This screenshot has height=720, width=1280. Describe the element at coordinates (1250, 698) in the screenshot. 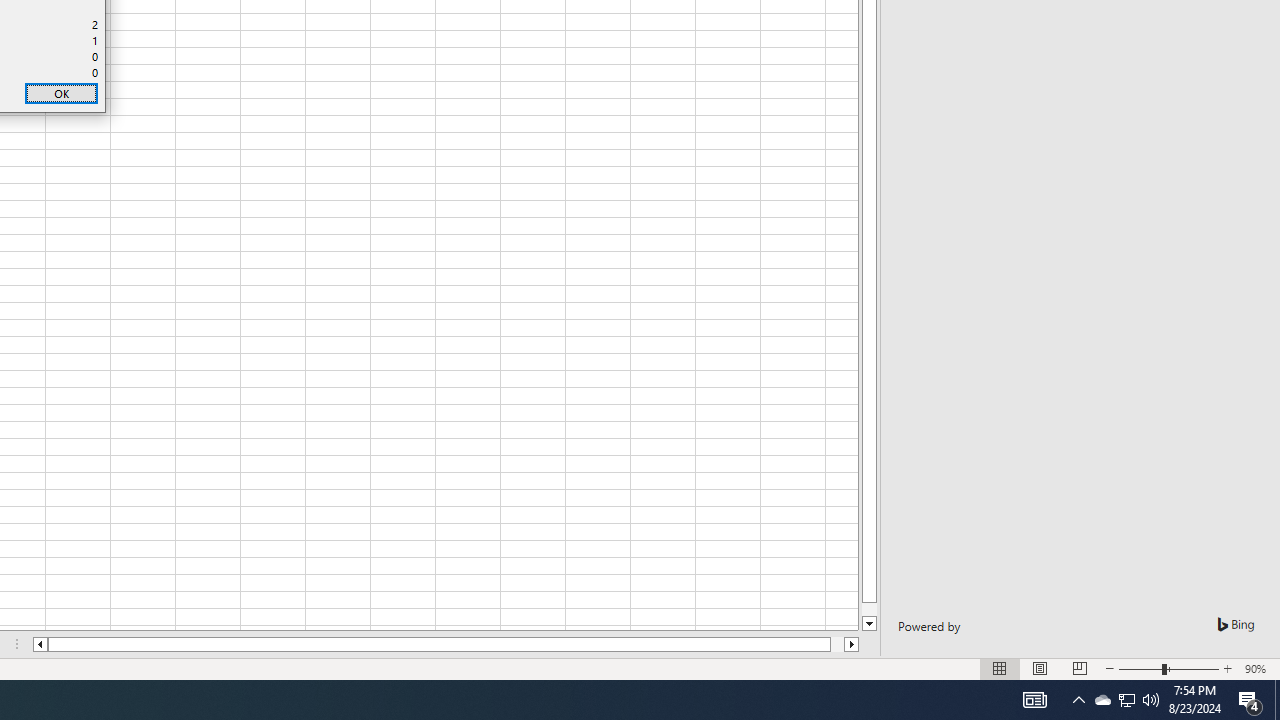

I see `'Action Center, 4 new notifications'` at that location.